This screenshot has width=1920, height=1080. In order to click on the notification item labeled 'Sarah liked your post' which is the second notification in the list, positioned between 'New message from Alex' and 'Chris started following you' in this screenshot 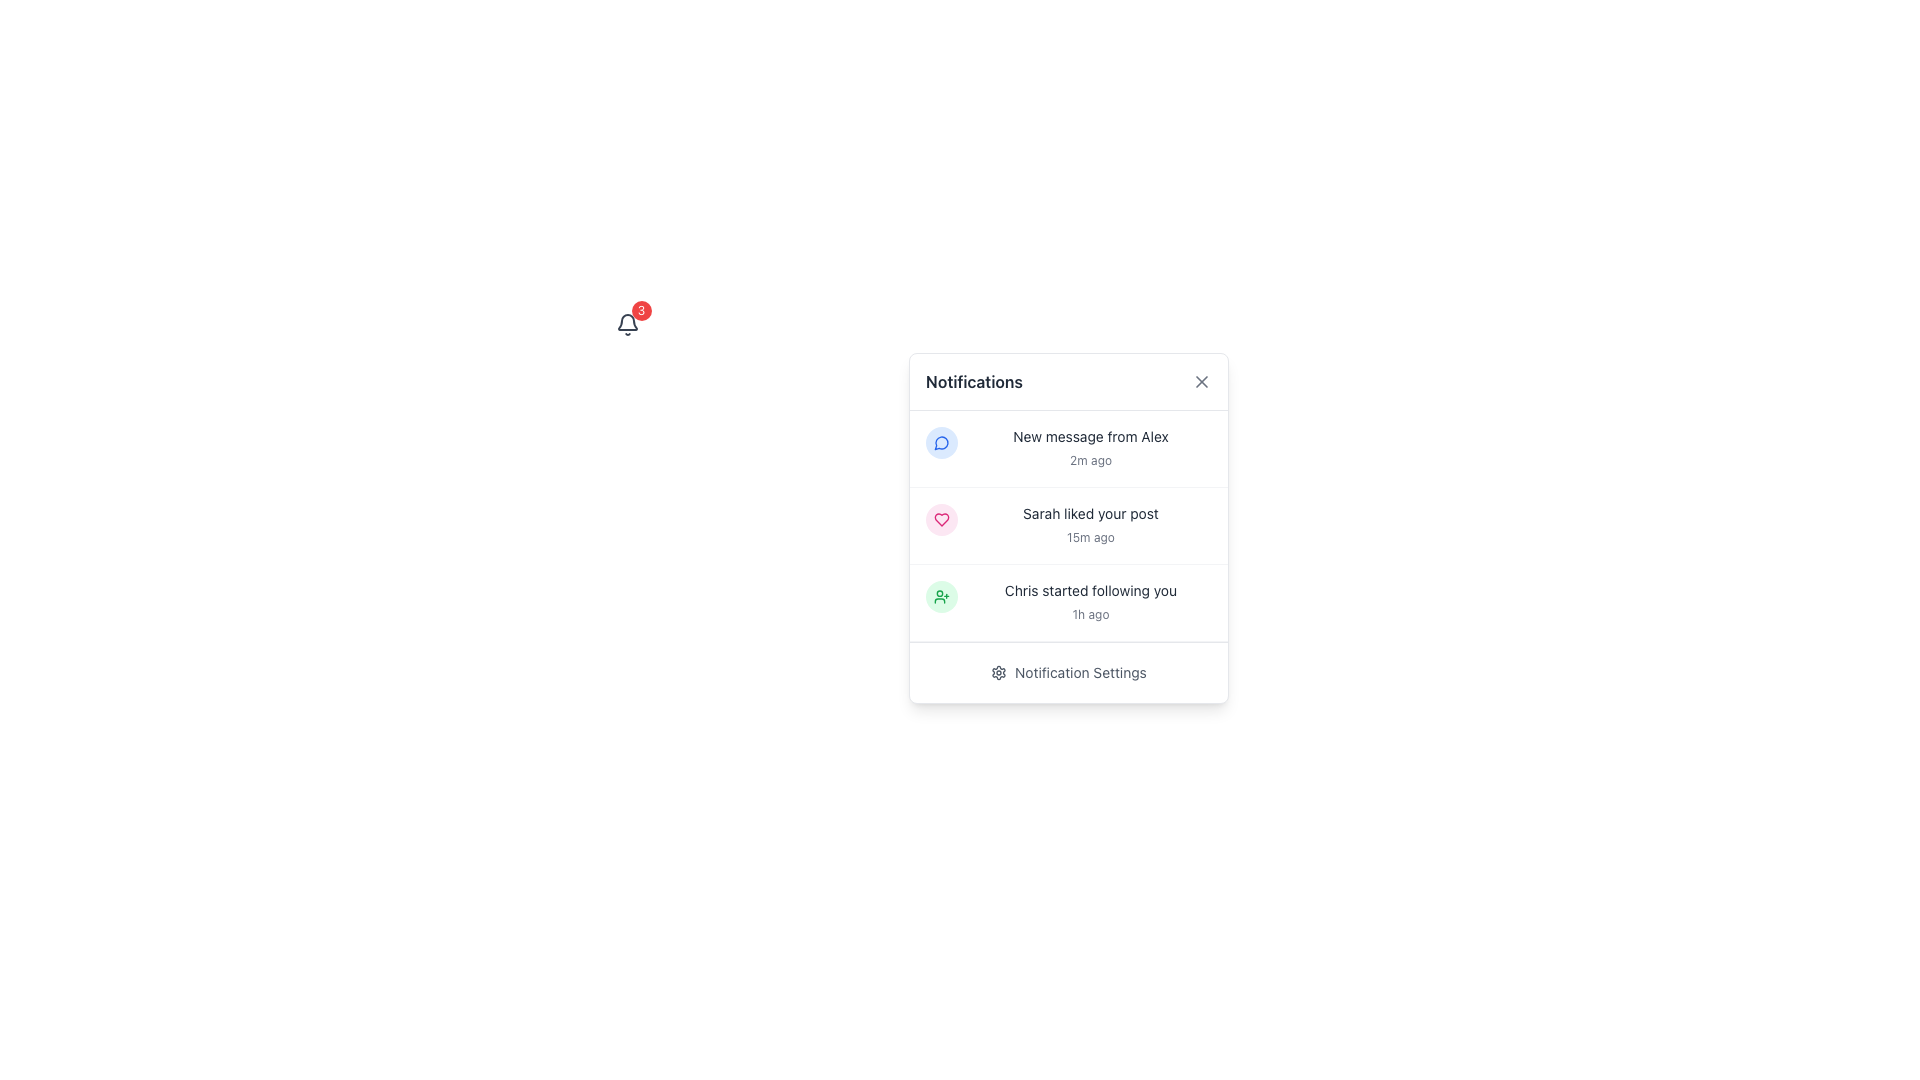, I will do `click(1068, 525)`.